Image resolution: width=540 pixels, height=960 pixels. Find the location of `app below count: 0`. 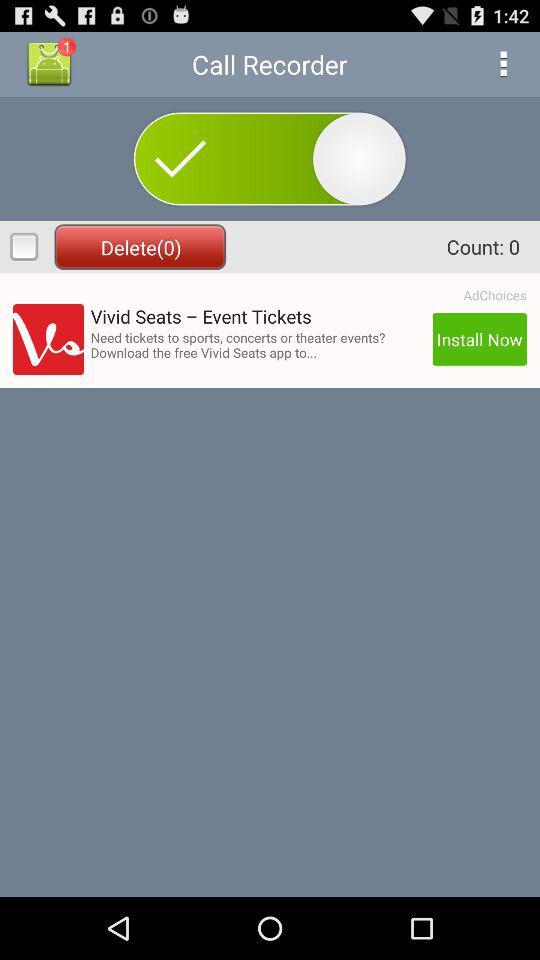

app below count: 0 is located at coordinates (494, 294).